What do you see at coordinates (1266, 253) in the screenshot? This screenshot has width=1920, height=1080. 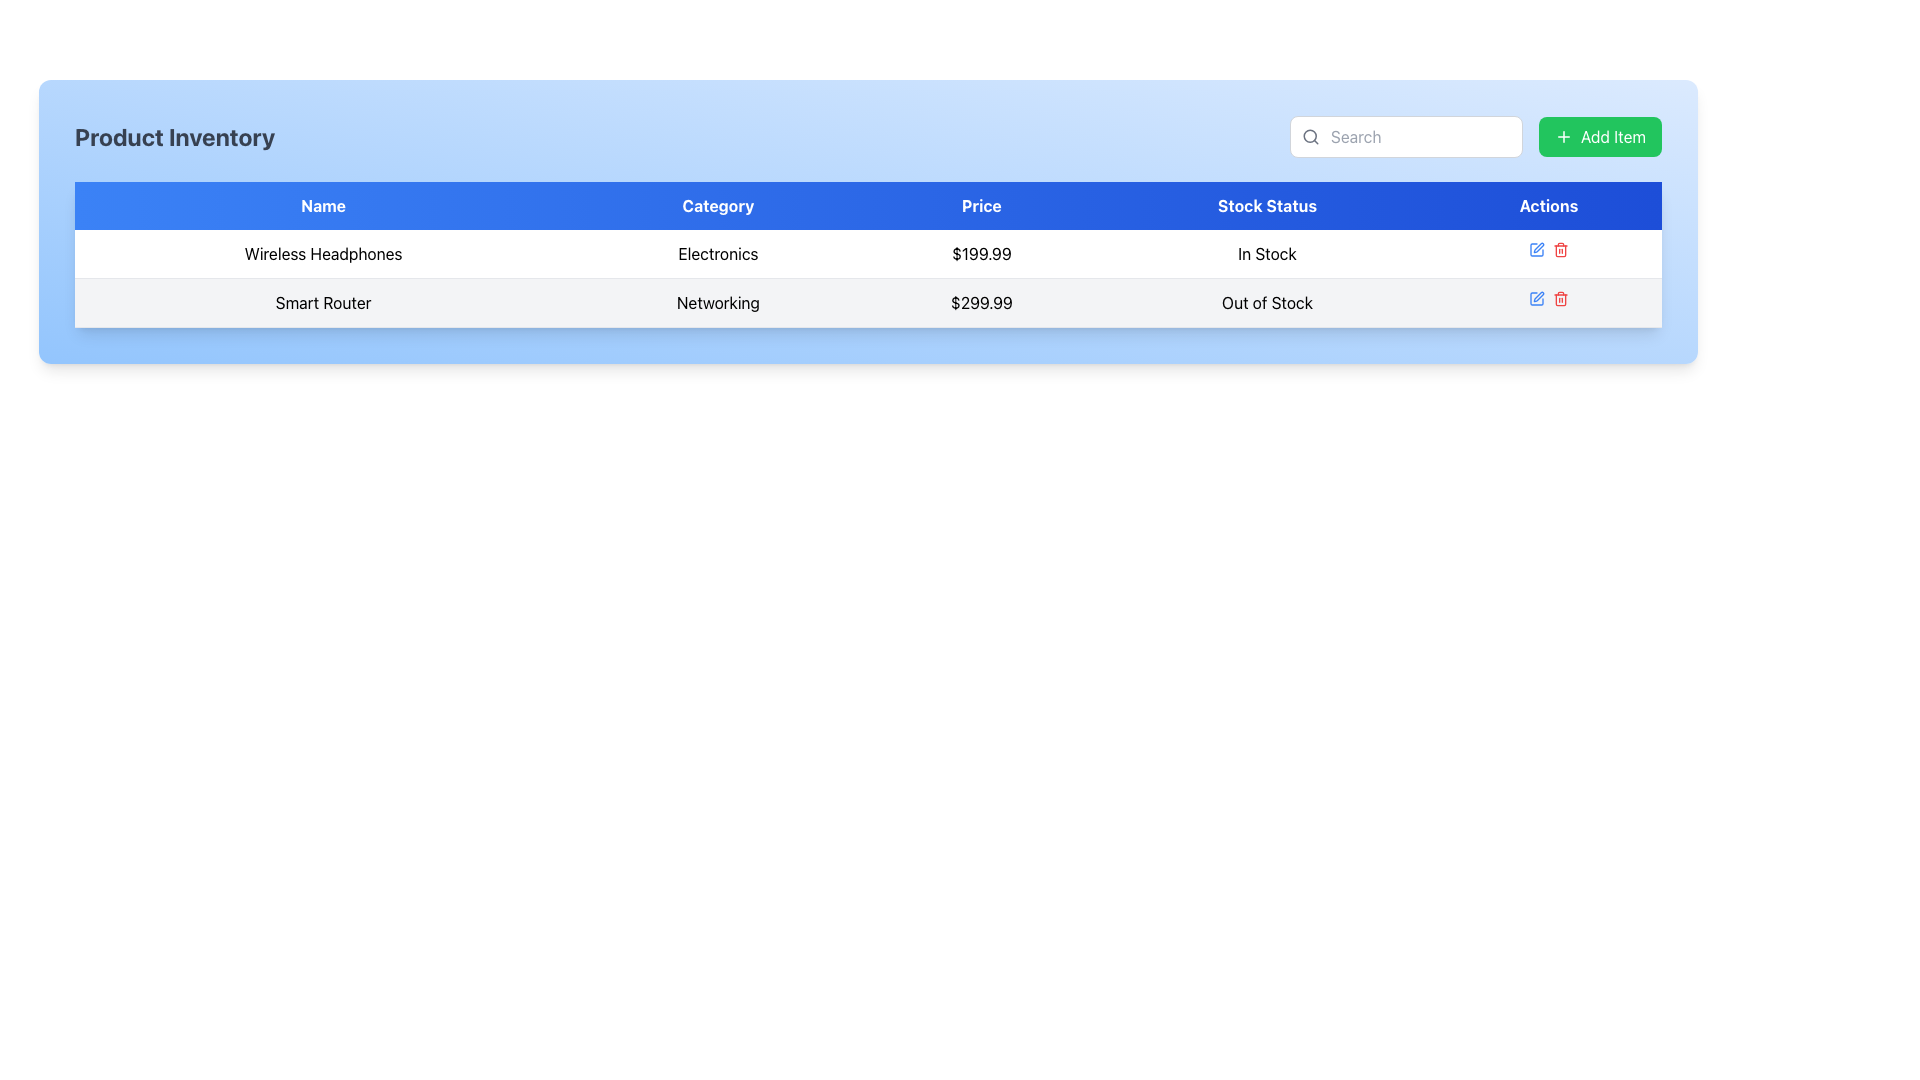 I see `the 'In Stock' text label, which is styled in black font on a white background and located in the last cell of the fourth column in the first row of the table` at bounding box center [1266, 253].